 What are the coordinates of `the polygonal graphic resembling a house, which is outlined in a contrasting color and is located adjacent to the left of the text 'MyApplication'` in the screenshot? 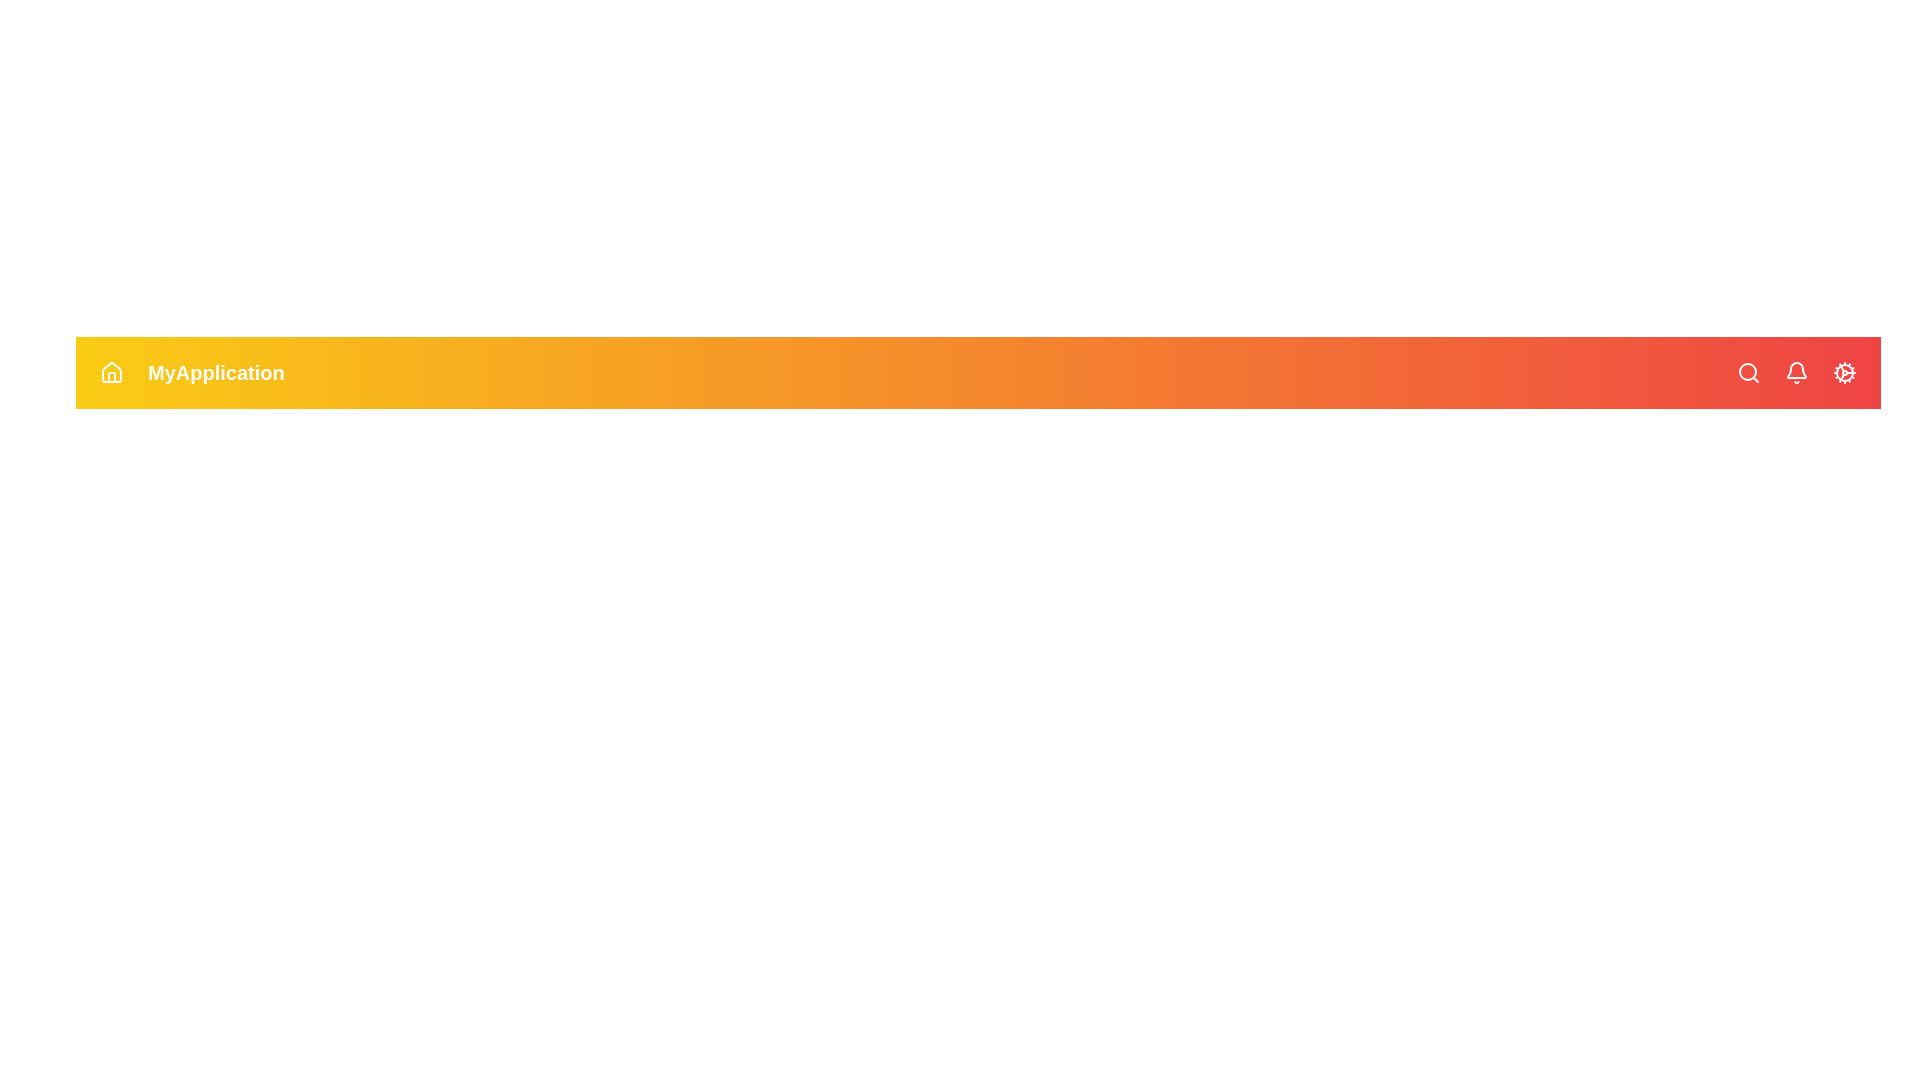 It's located at (110, 371).